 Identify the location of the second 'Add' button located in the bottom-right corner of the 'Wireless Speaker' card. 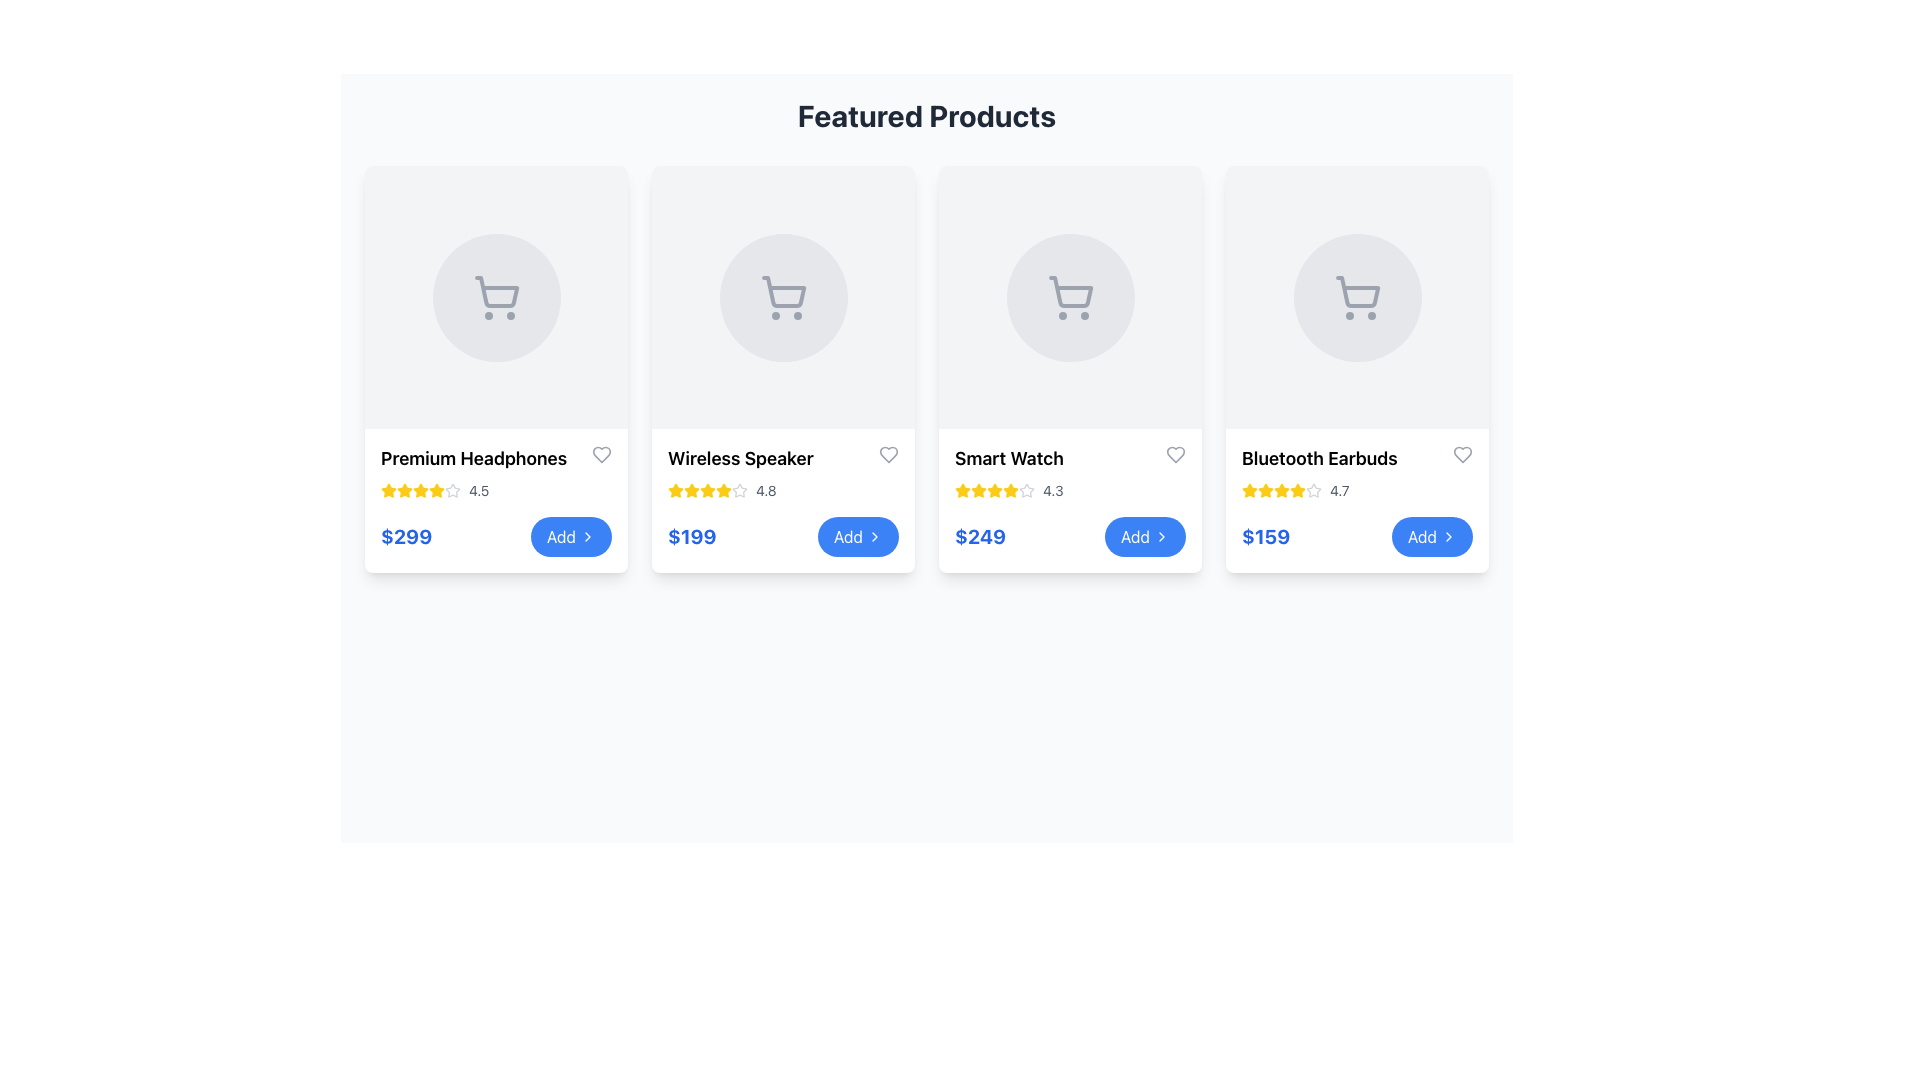
(858, 535).